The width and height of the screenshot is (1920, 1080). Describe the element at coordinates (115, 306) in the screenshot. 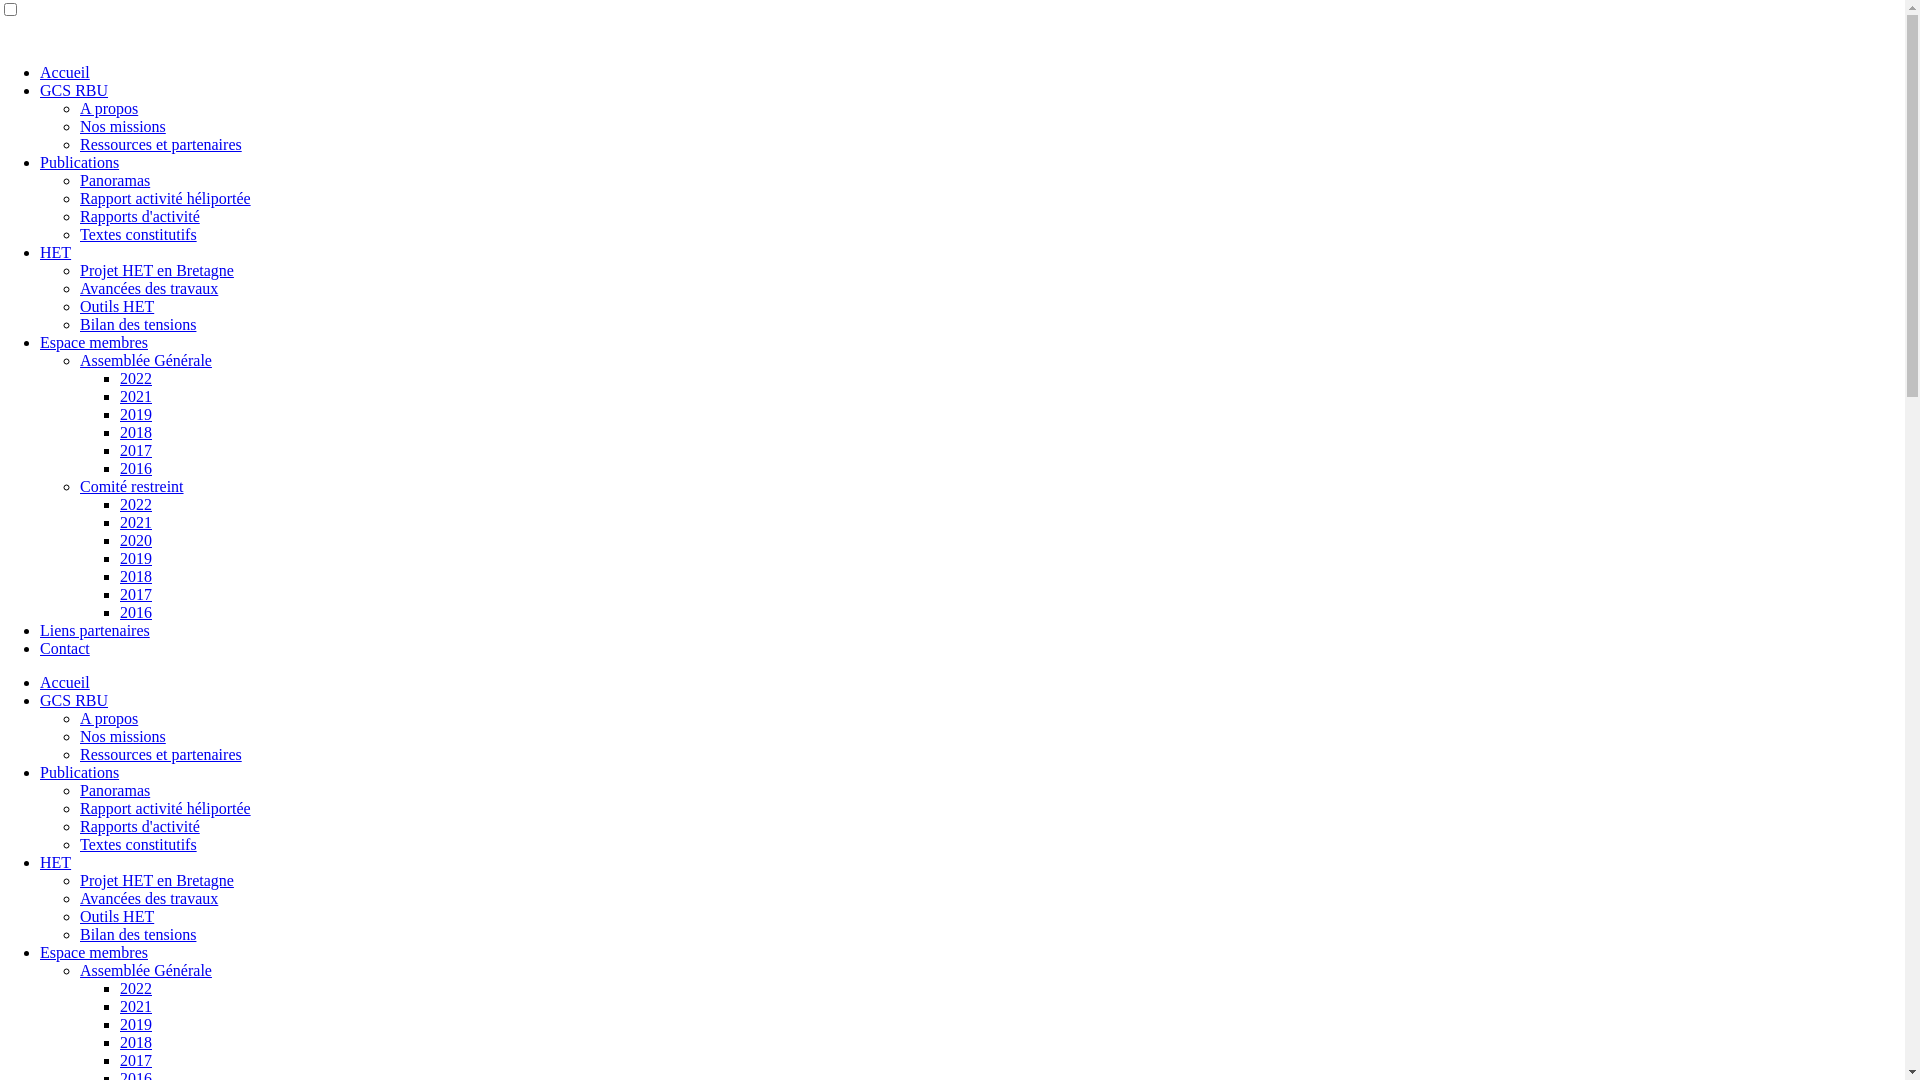

I see `'Outils HET'` at that location.